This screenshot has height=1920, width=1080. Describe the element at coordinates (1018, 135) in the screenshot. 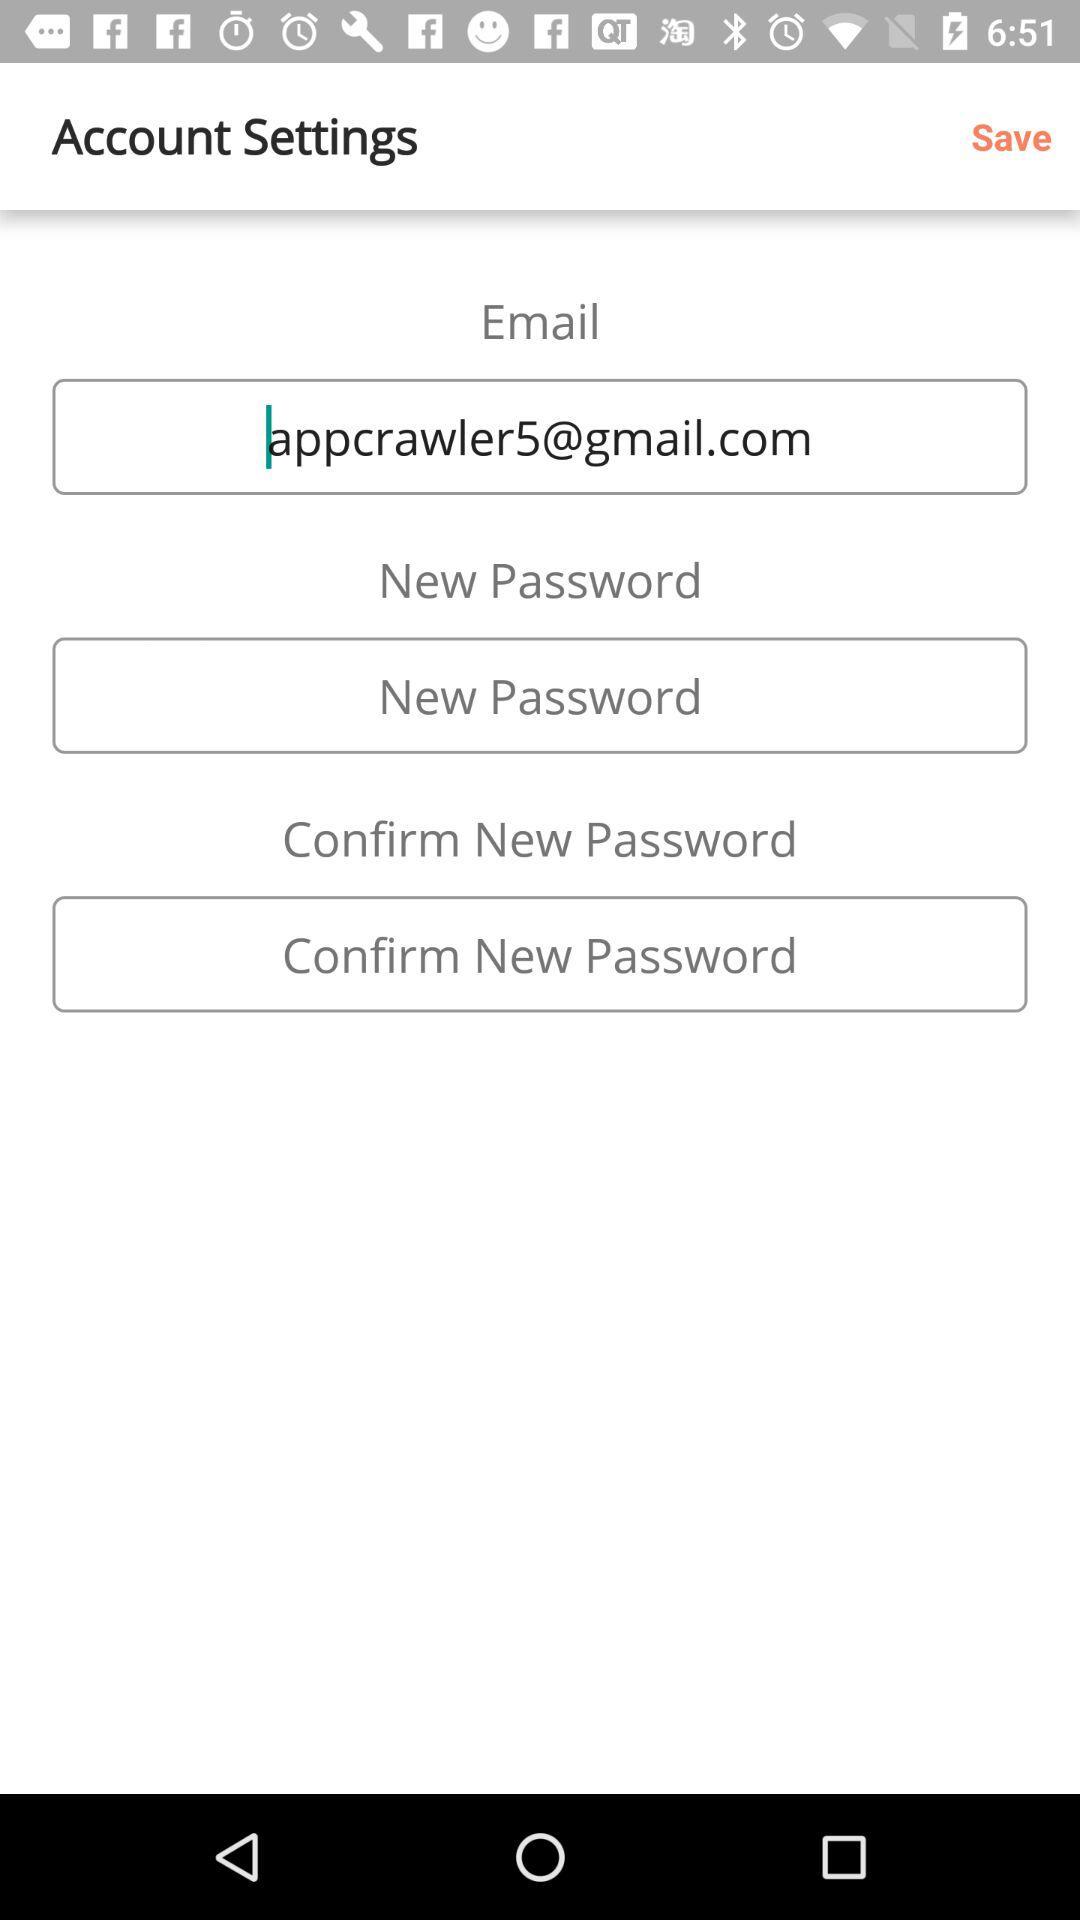

I see `the icon above email item` at that location.